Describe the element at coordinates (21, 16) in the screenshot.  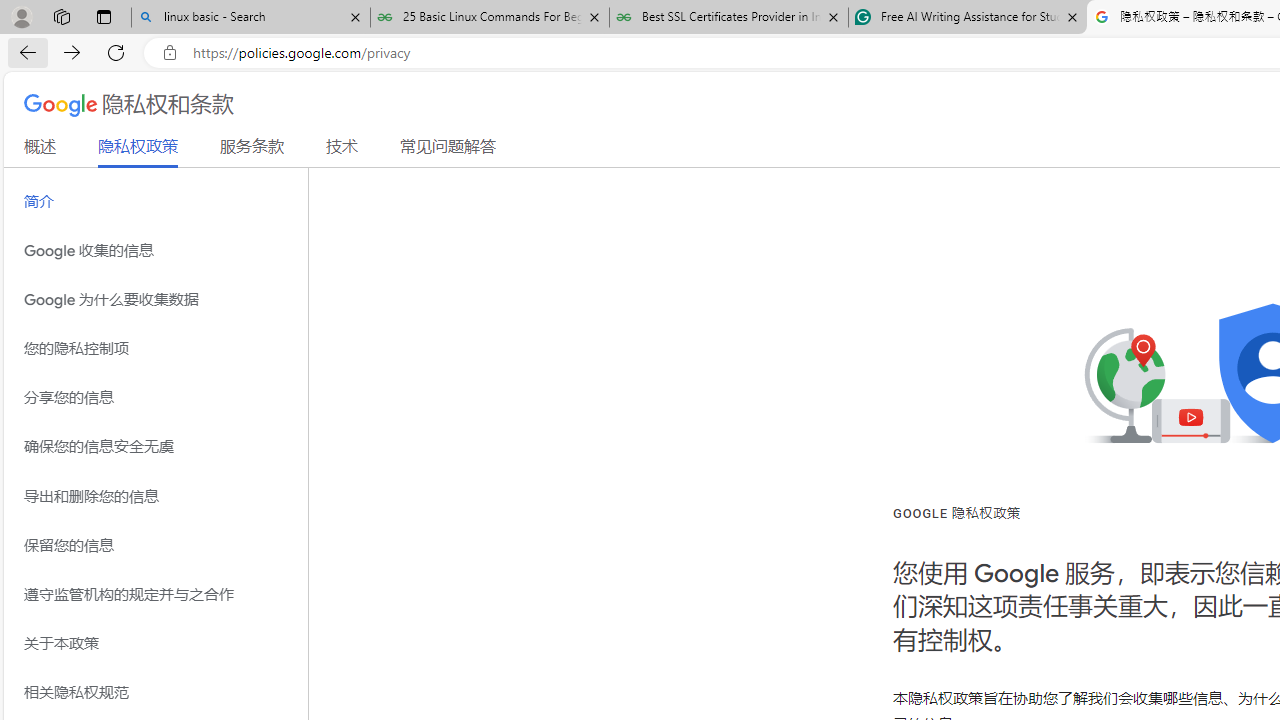
I see `'Personal Profile'` at that location.